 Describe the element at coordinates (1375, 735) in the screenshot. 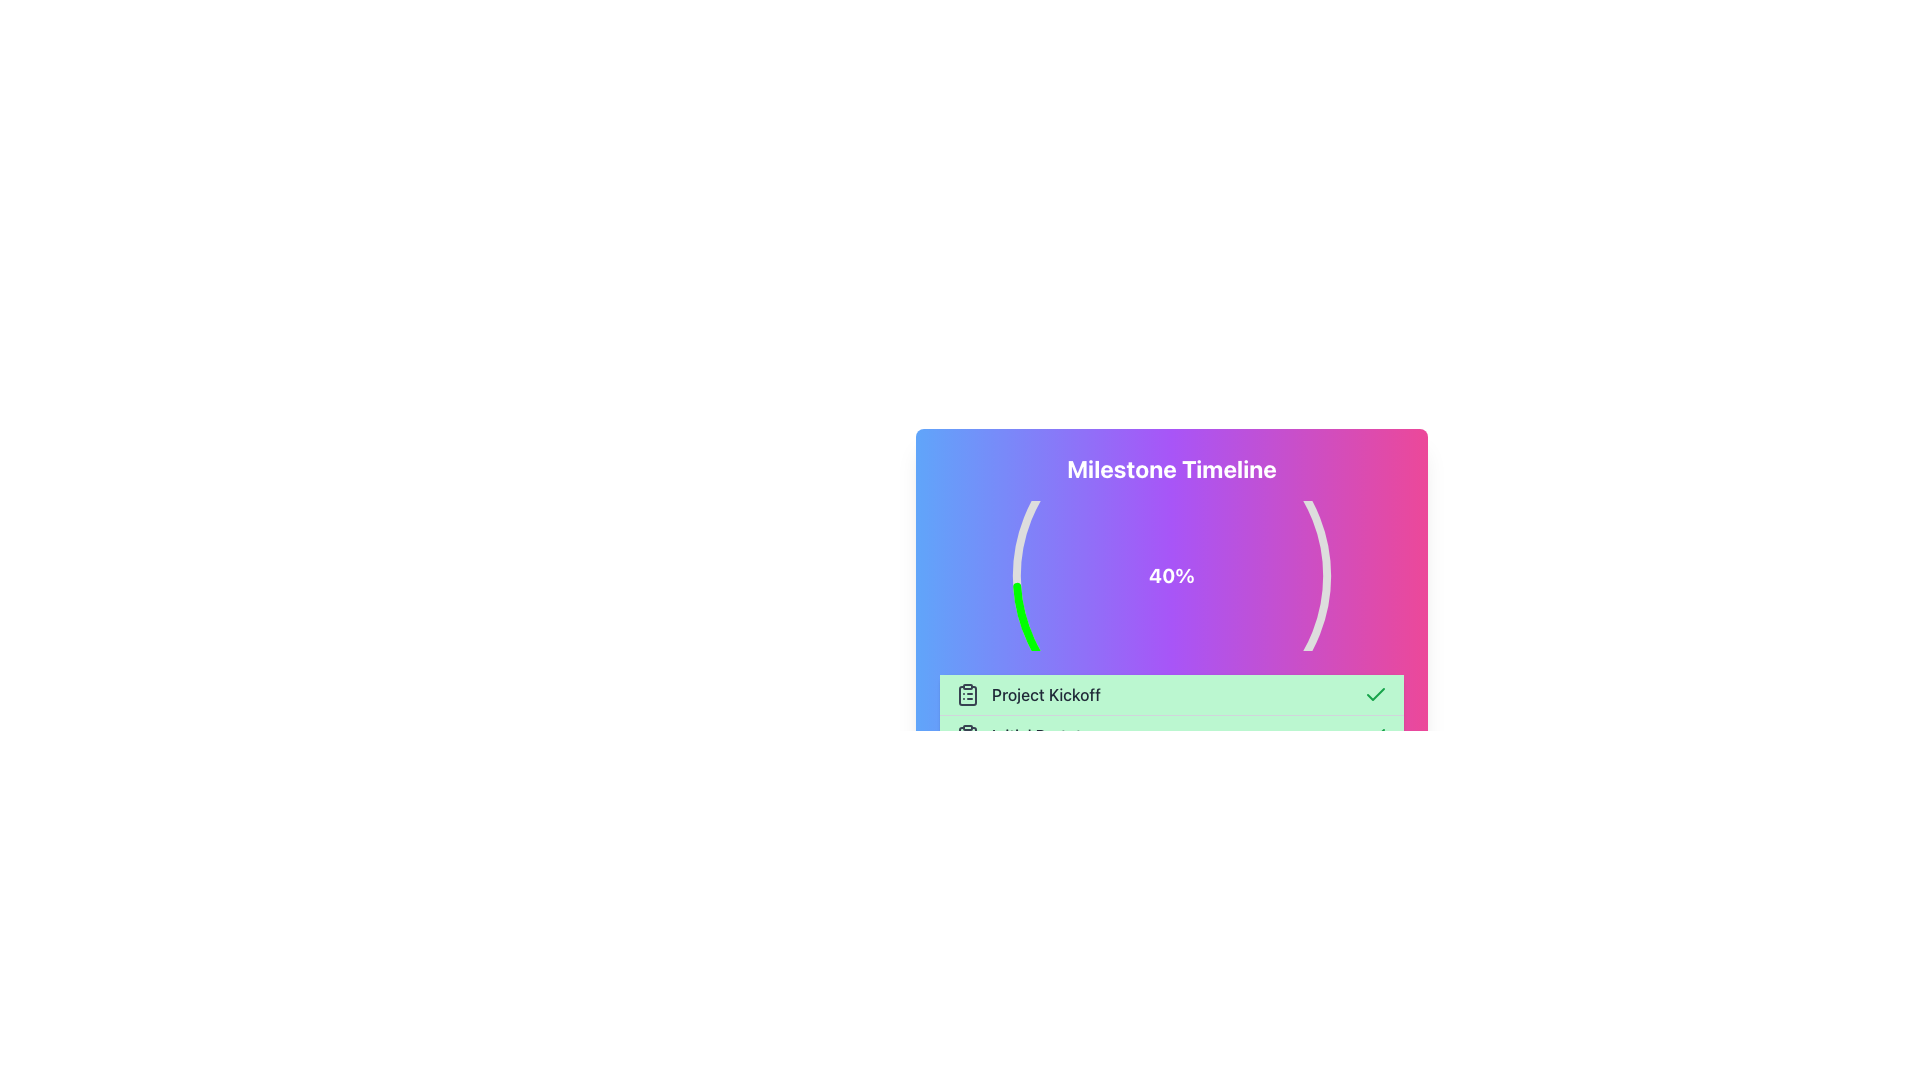

I see `the SVG Graphic (Checkmark Icon) that is part of the milestone progress section, styled with lucide-check class, located near the 'Project Kickoff' text` at that location.